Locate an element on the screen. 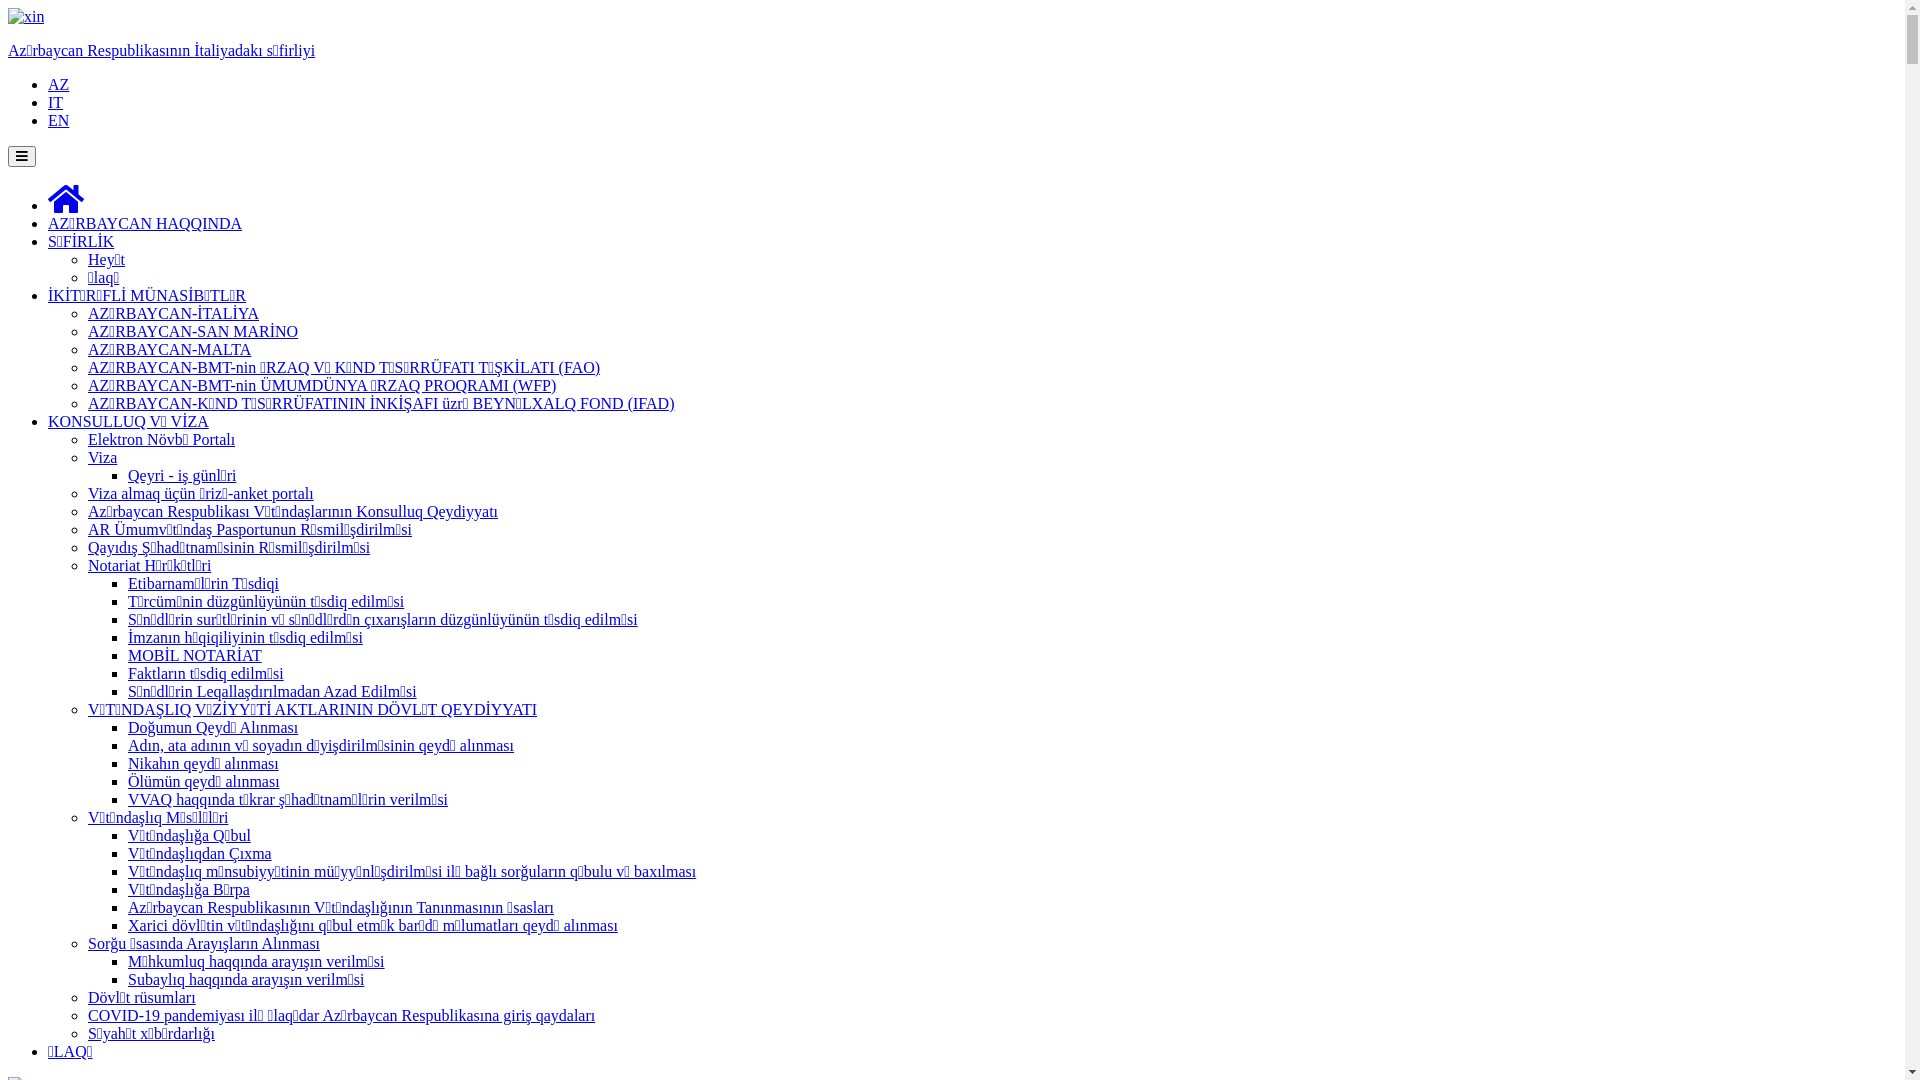 This screenshot has height=1080, width=1920. 'AZ' is located at coordinates (58, 83).